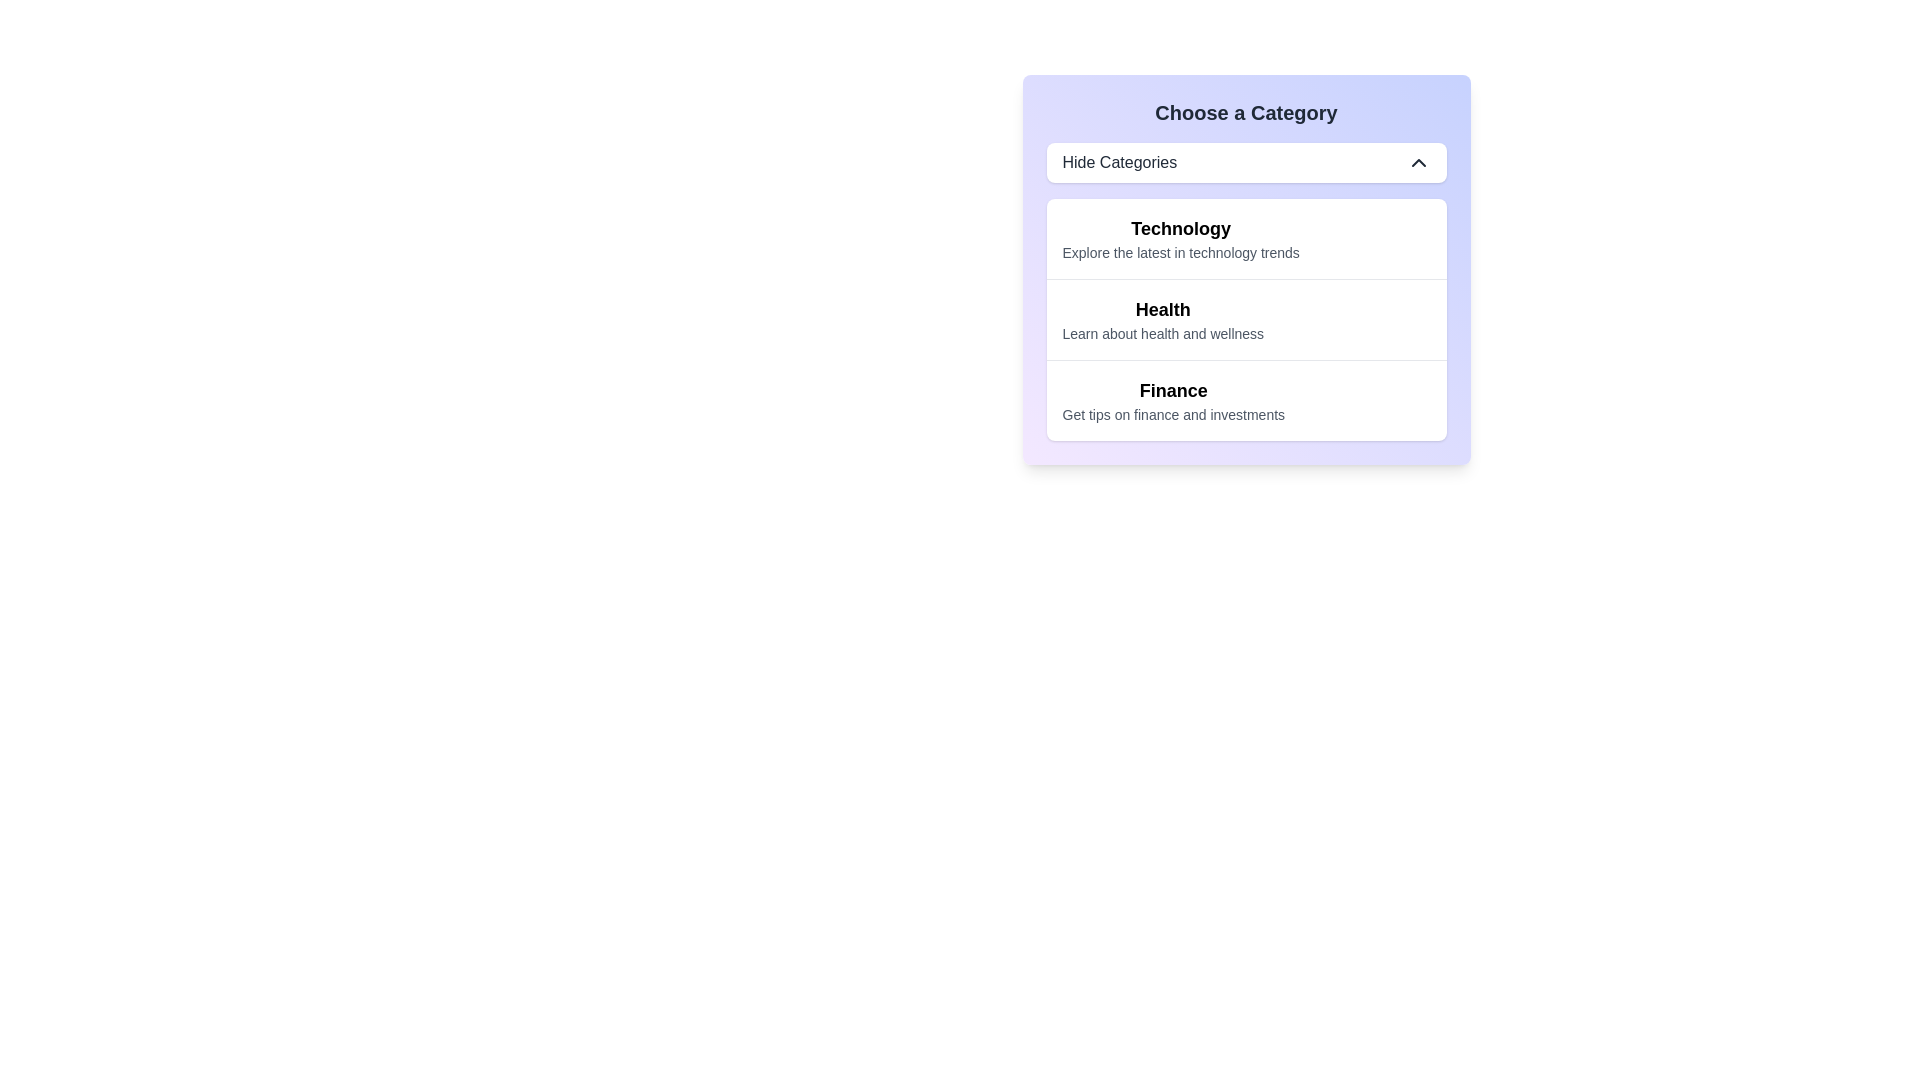 The width and height of the screenshot is (1920, 1080). What do you see at coordinates (1245, 238) in the screenshot?
I see `the 'Technology' category entry, which is the first item in the list under 'Choose a Category'` at bounding box center [1245, 238].